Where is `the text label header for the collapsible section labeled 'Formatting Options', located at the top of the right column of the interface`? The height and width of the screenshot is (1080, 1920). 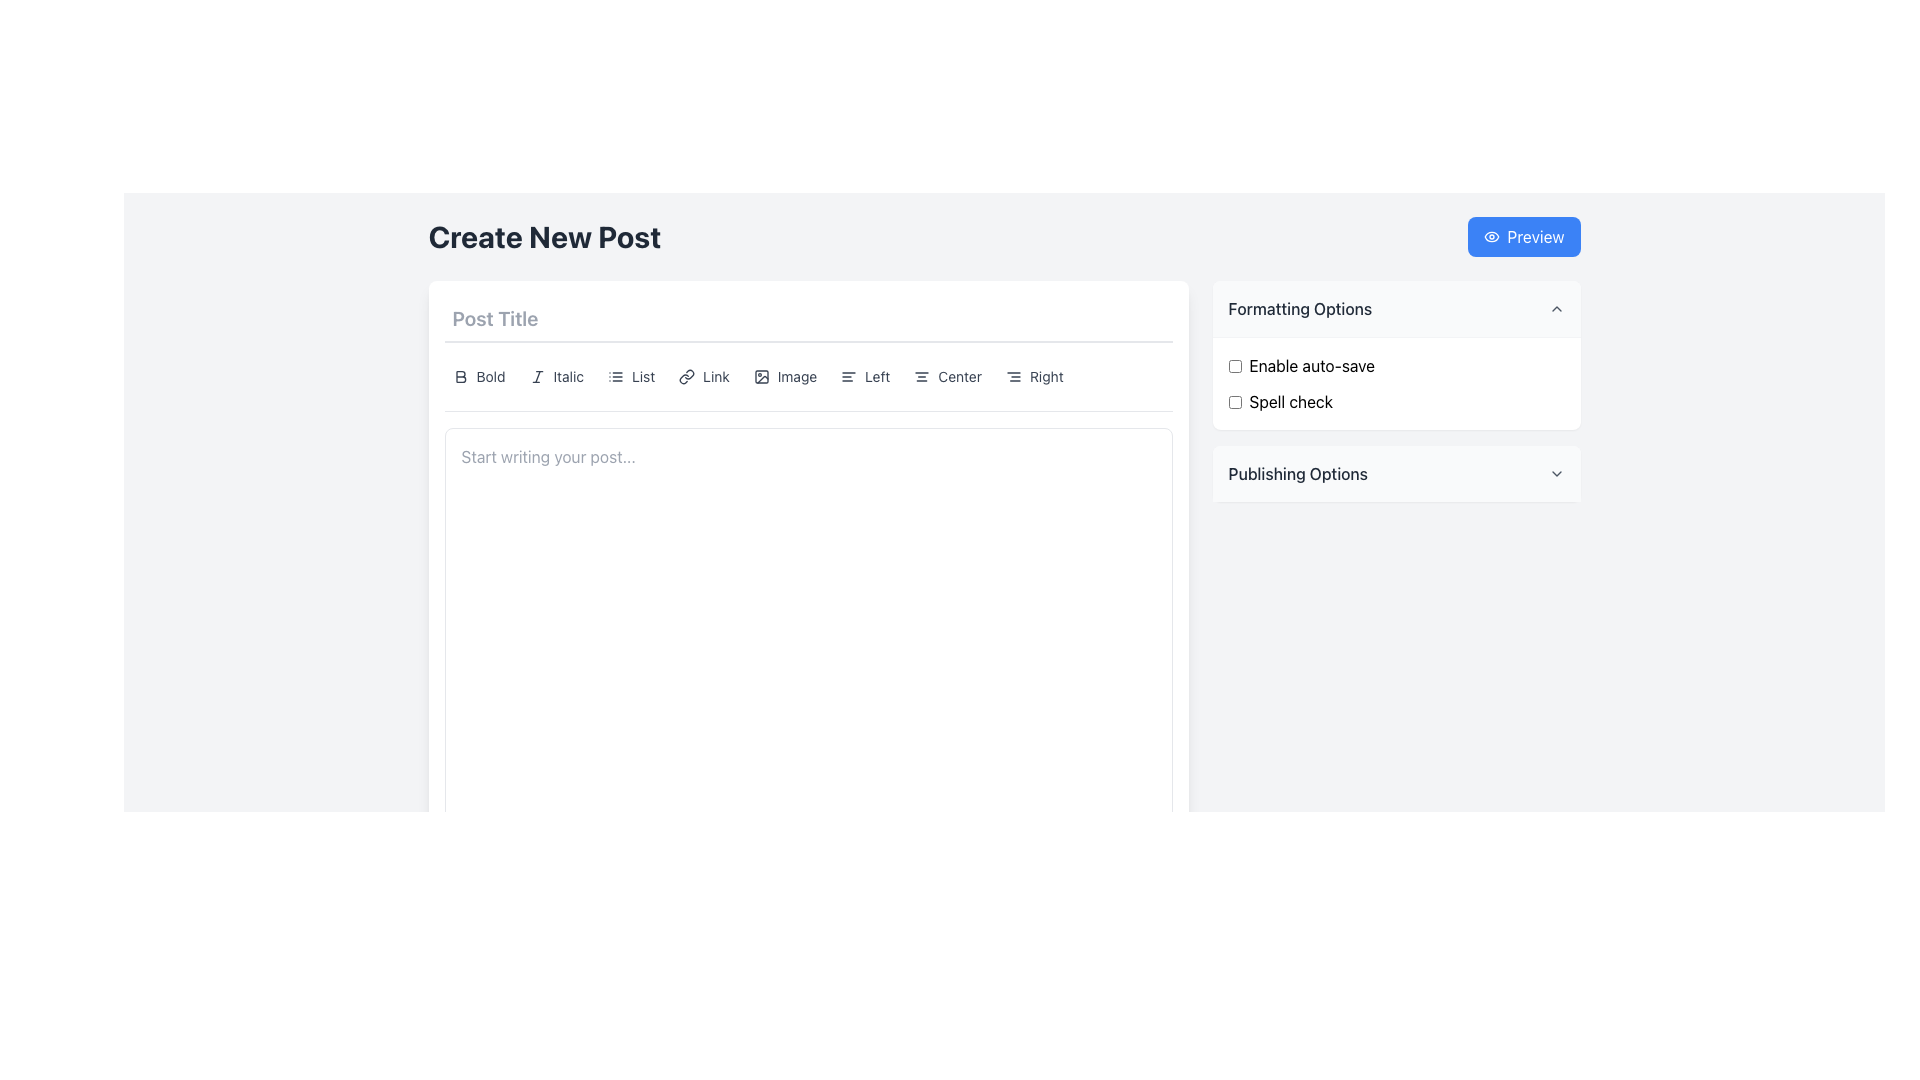
the text label header for the collapsible section labeled 'Formatting Options', located at the top of the right column of the interface is located at coordinates (1300, 308).